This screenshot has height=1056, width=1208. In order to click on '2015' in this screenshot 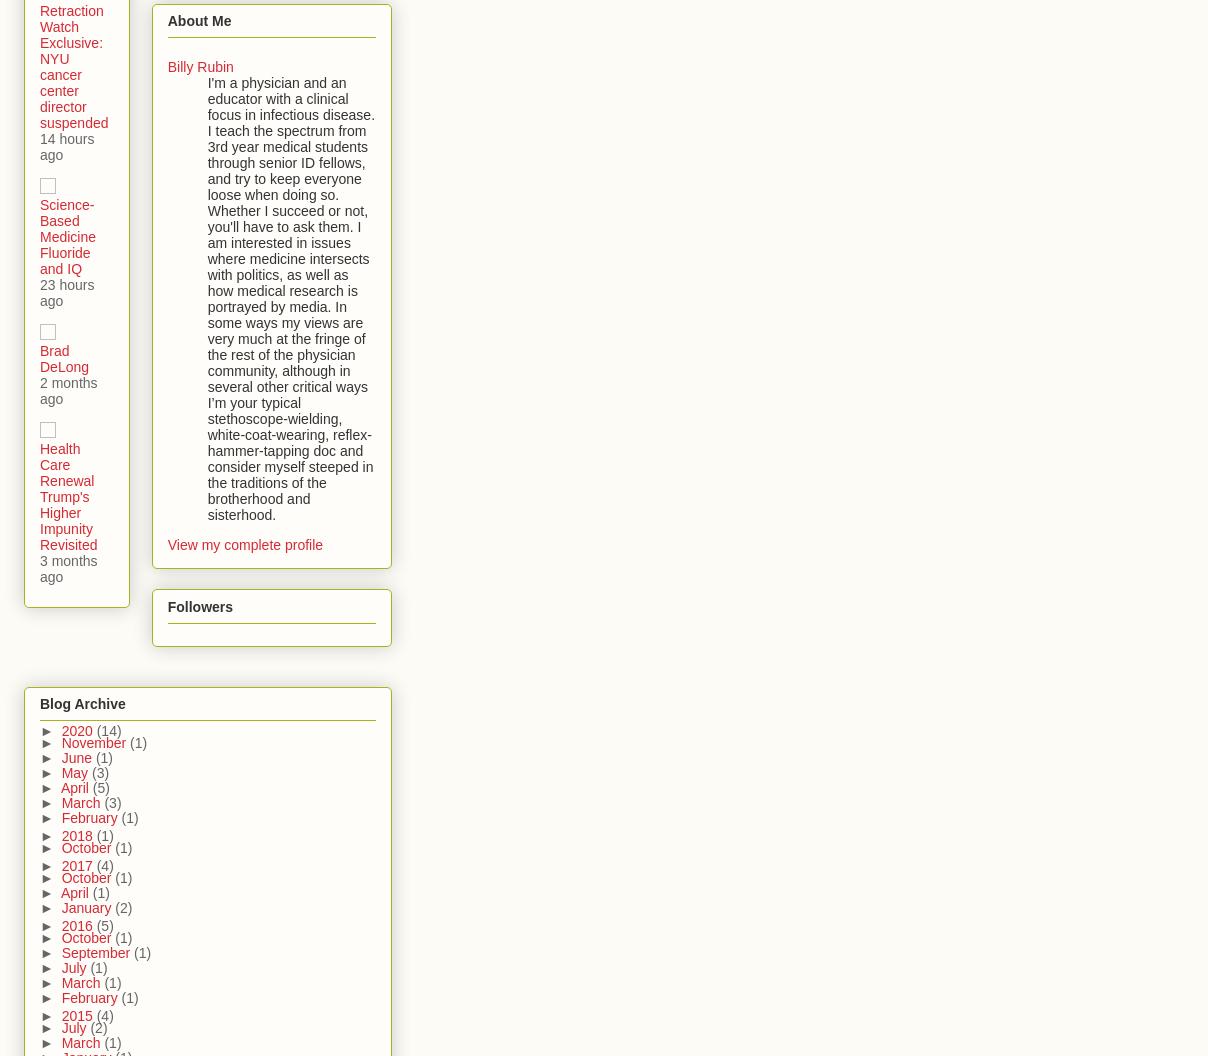, I will do `click(77, 1014)`.